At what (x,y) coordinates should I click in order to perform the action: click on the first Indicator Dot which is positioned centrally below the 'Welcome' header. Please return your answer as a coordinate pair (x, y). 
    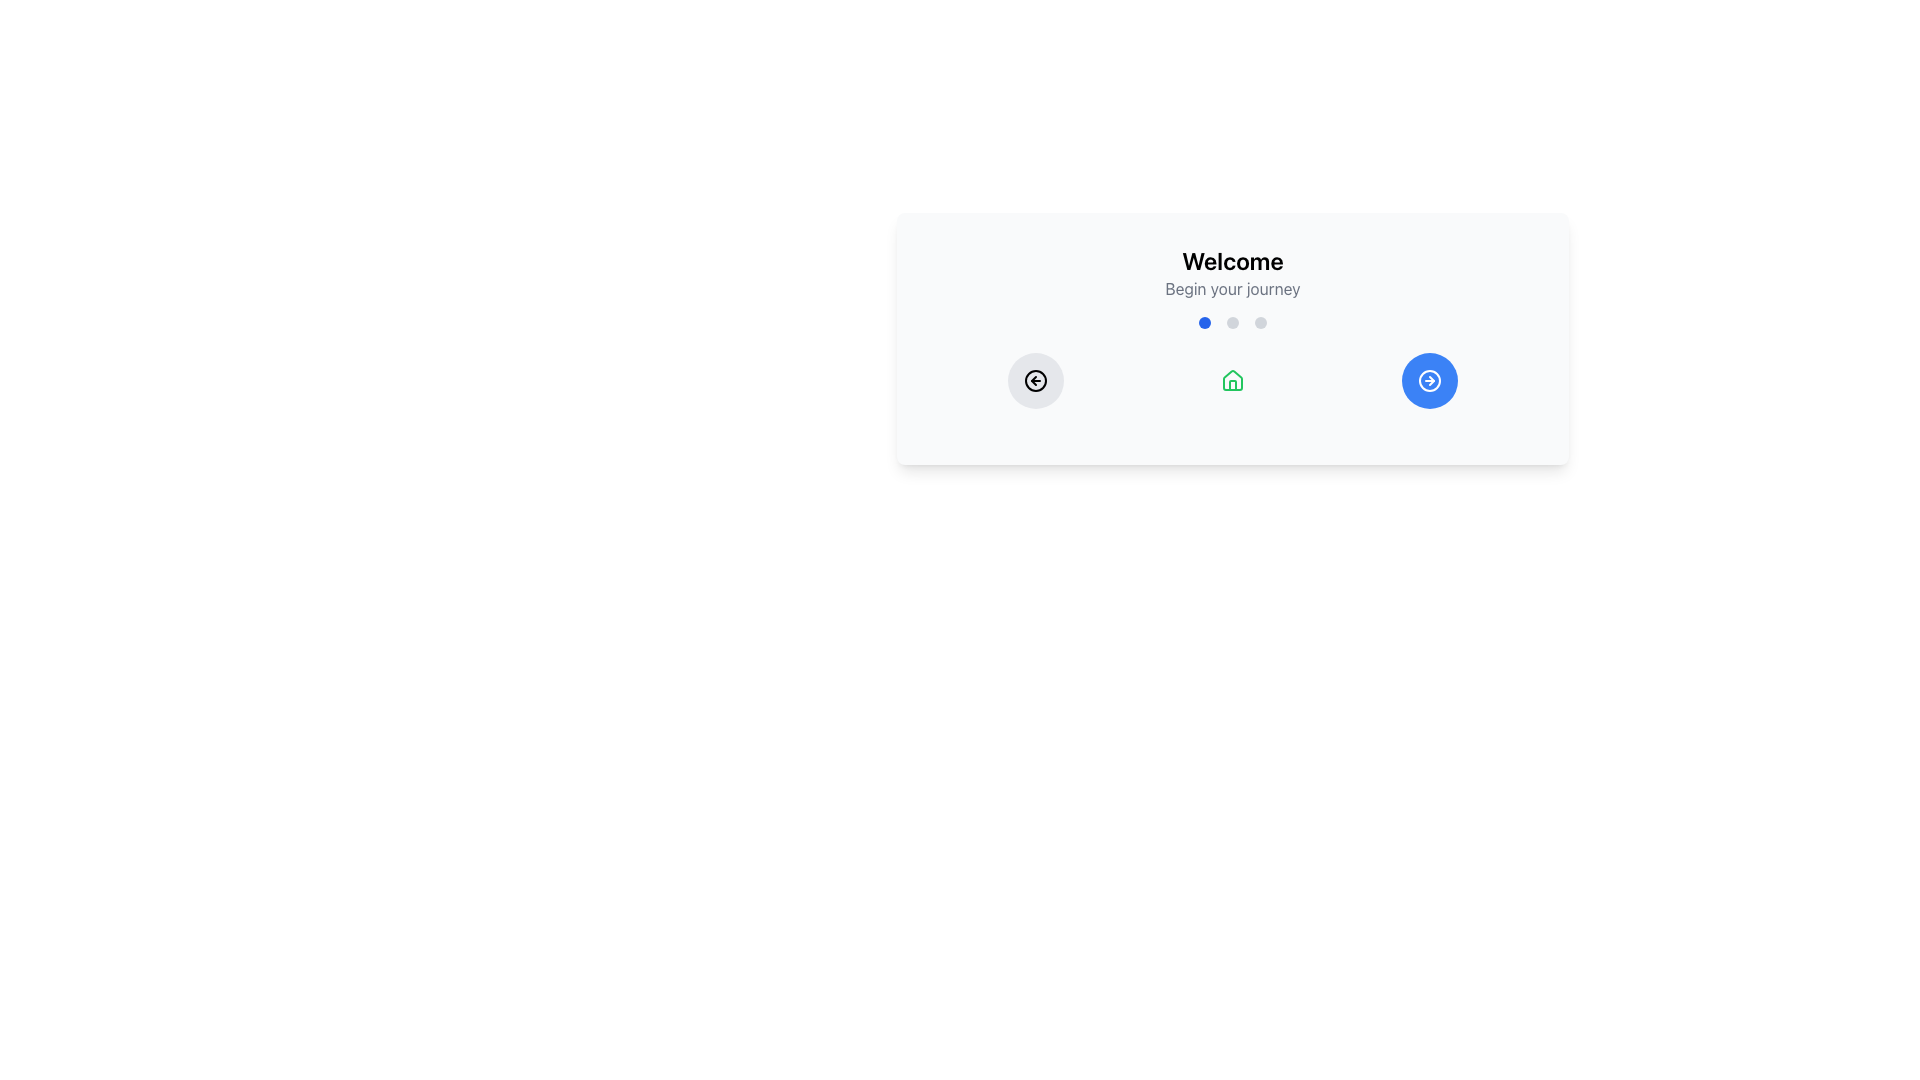
    Looking at the image, I should click on (1203, 322).